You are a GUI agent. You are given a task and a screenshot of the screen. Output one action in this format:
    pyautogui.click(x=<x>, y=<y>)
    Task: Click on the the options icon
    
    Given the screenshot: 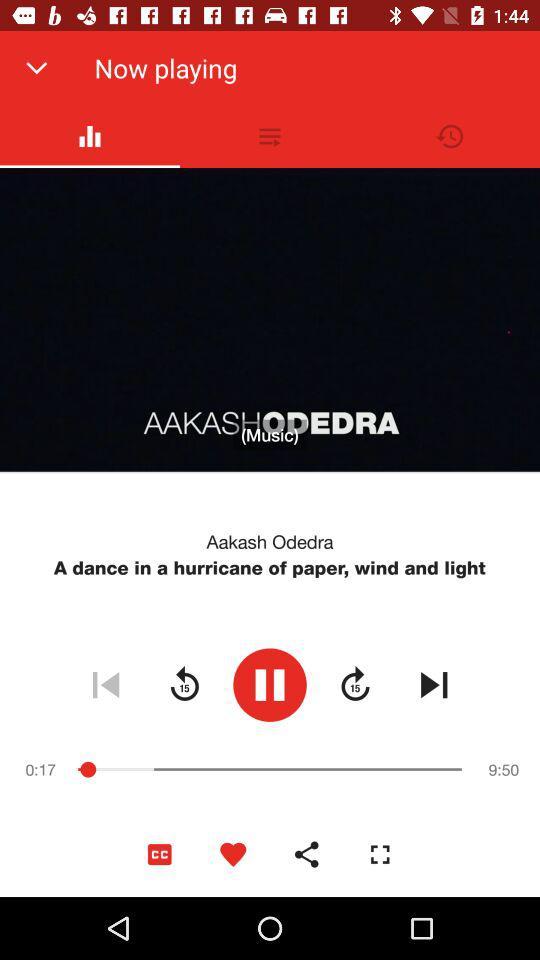 What is the action you would take?
    pyautogui.click(x=270, y=135)
    